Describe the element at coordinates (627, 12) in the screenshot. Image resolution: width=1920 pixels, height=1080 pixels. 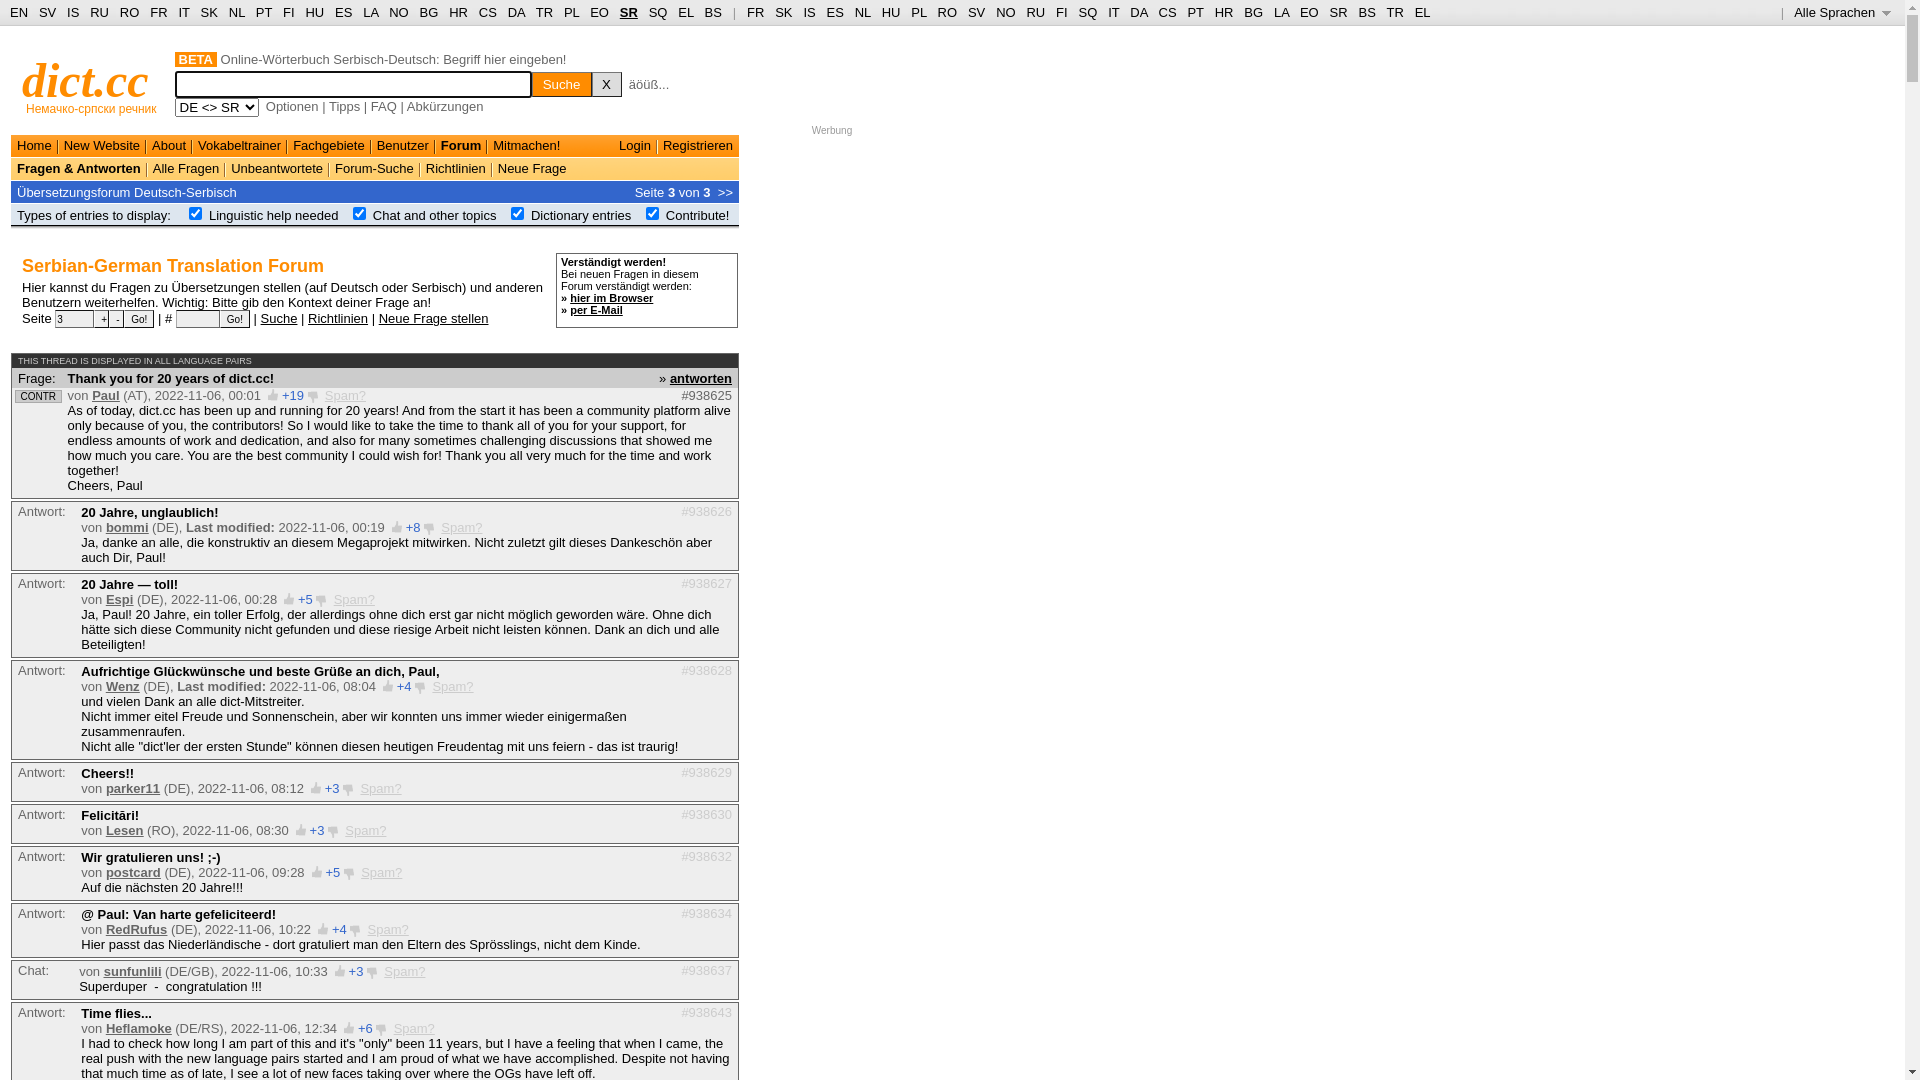
I see `'SR'` at that location.